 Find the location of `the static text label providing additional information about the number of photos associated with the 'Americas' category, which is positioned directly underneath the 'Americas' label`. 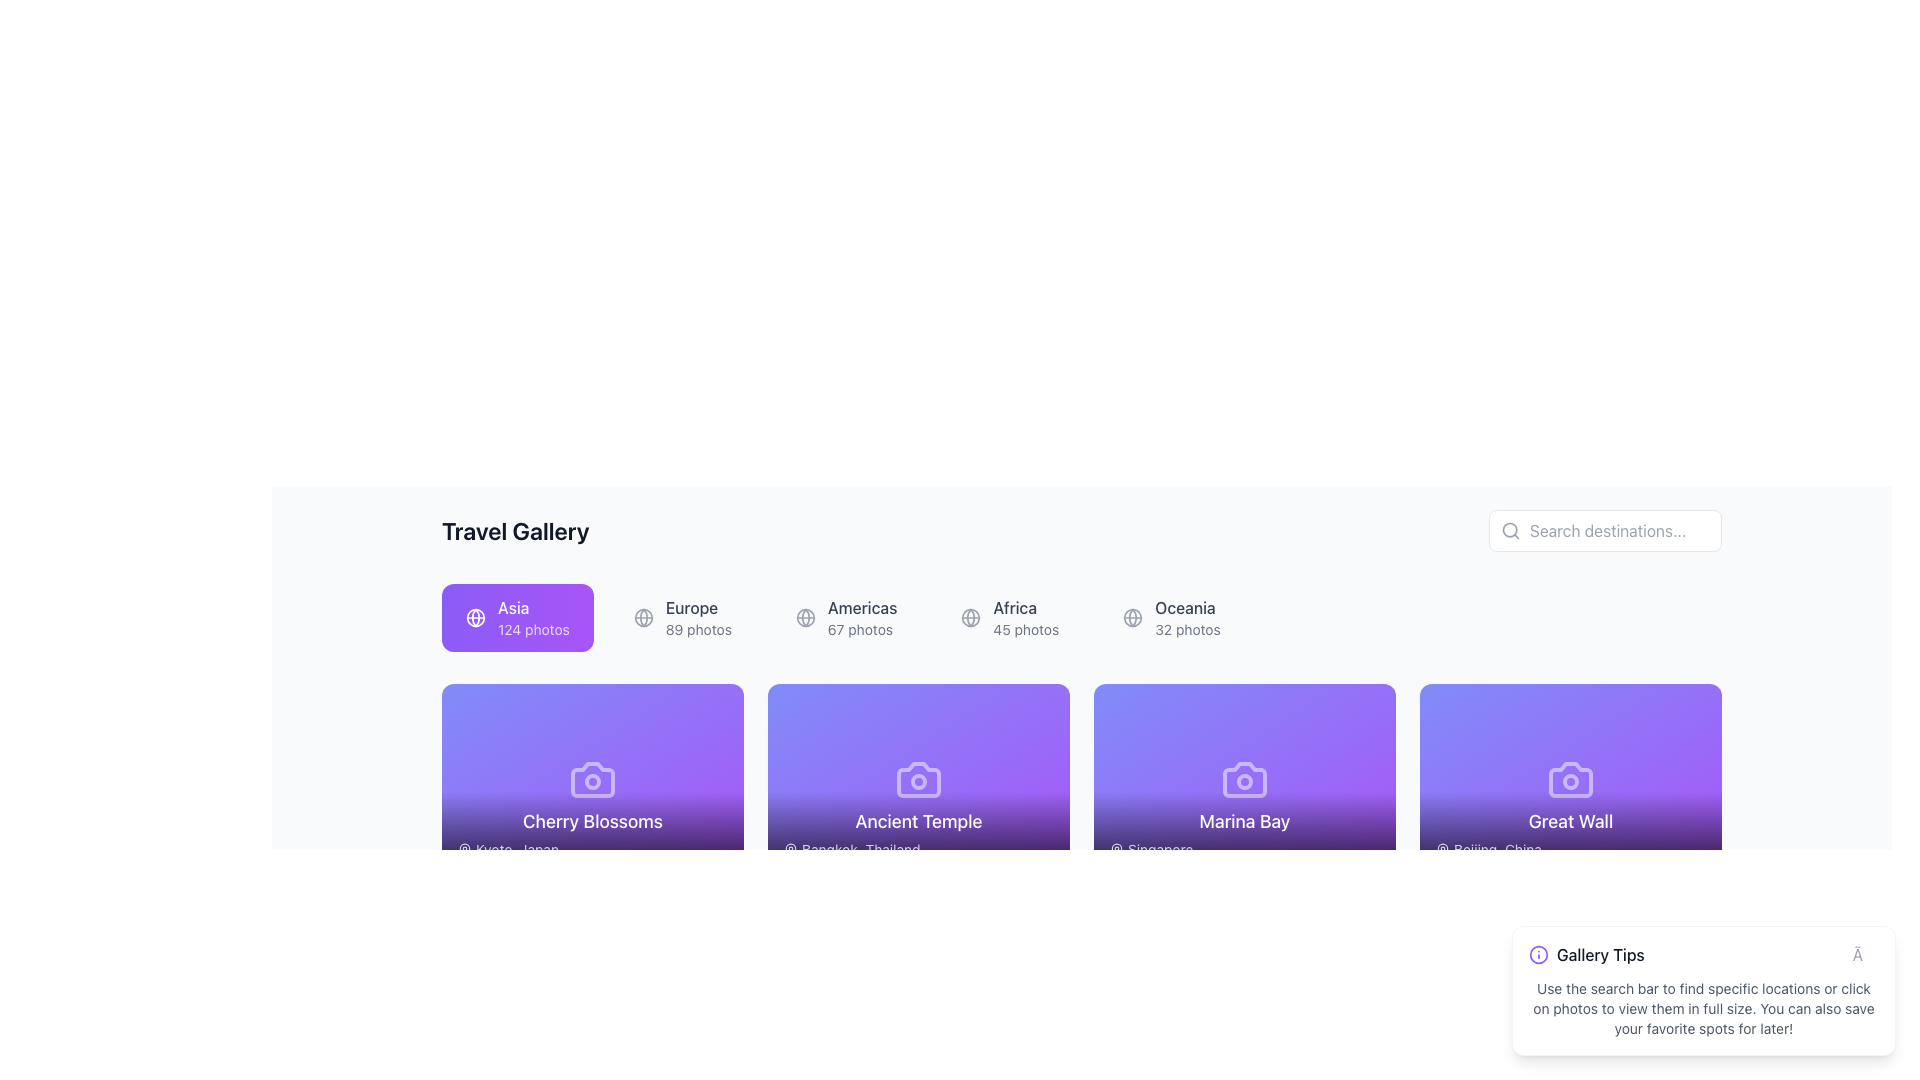

the static text label providing additional information about the number of photos associated with the 'Americas' category, which is positioned directly underneath the 'Americas' label is located at coordinates (862, 628).